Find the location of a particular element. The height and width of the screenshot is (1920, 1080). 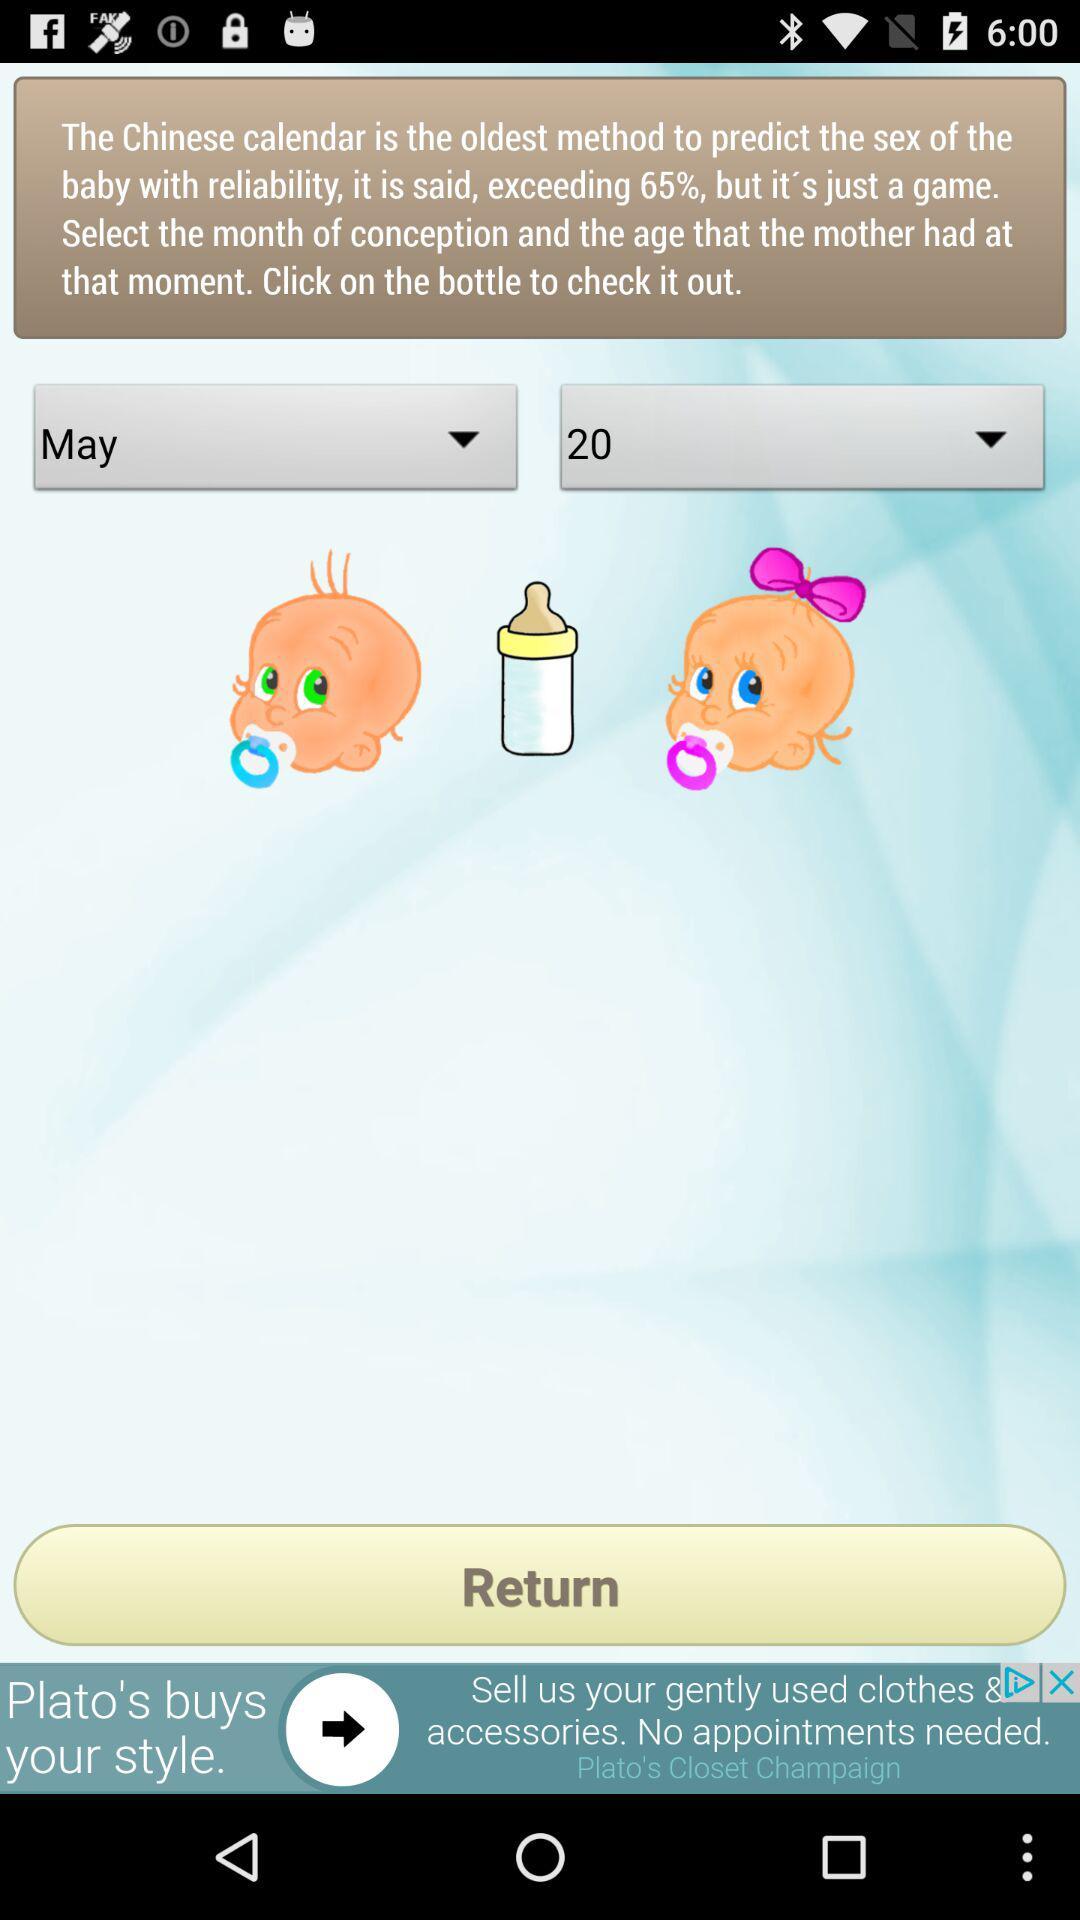

next is located at coordinates (540, 1727).